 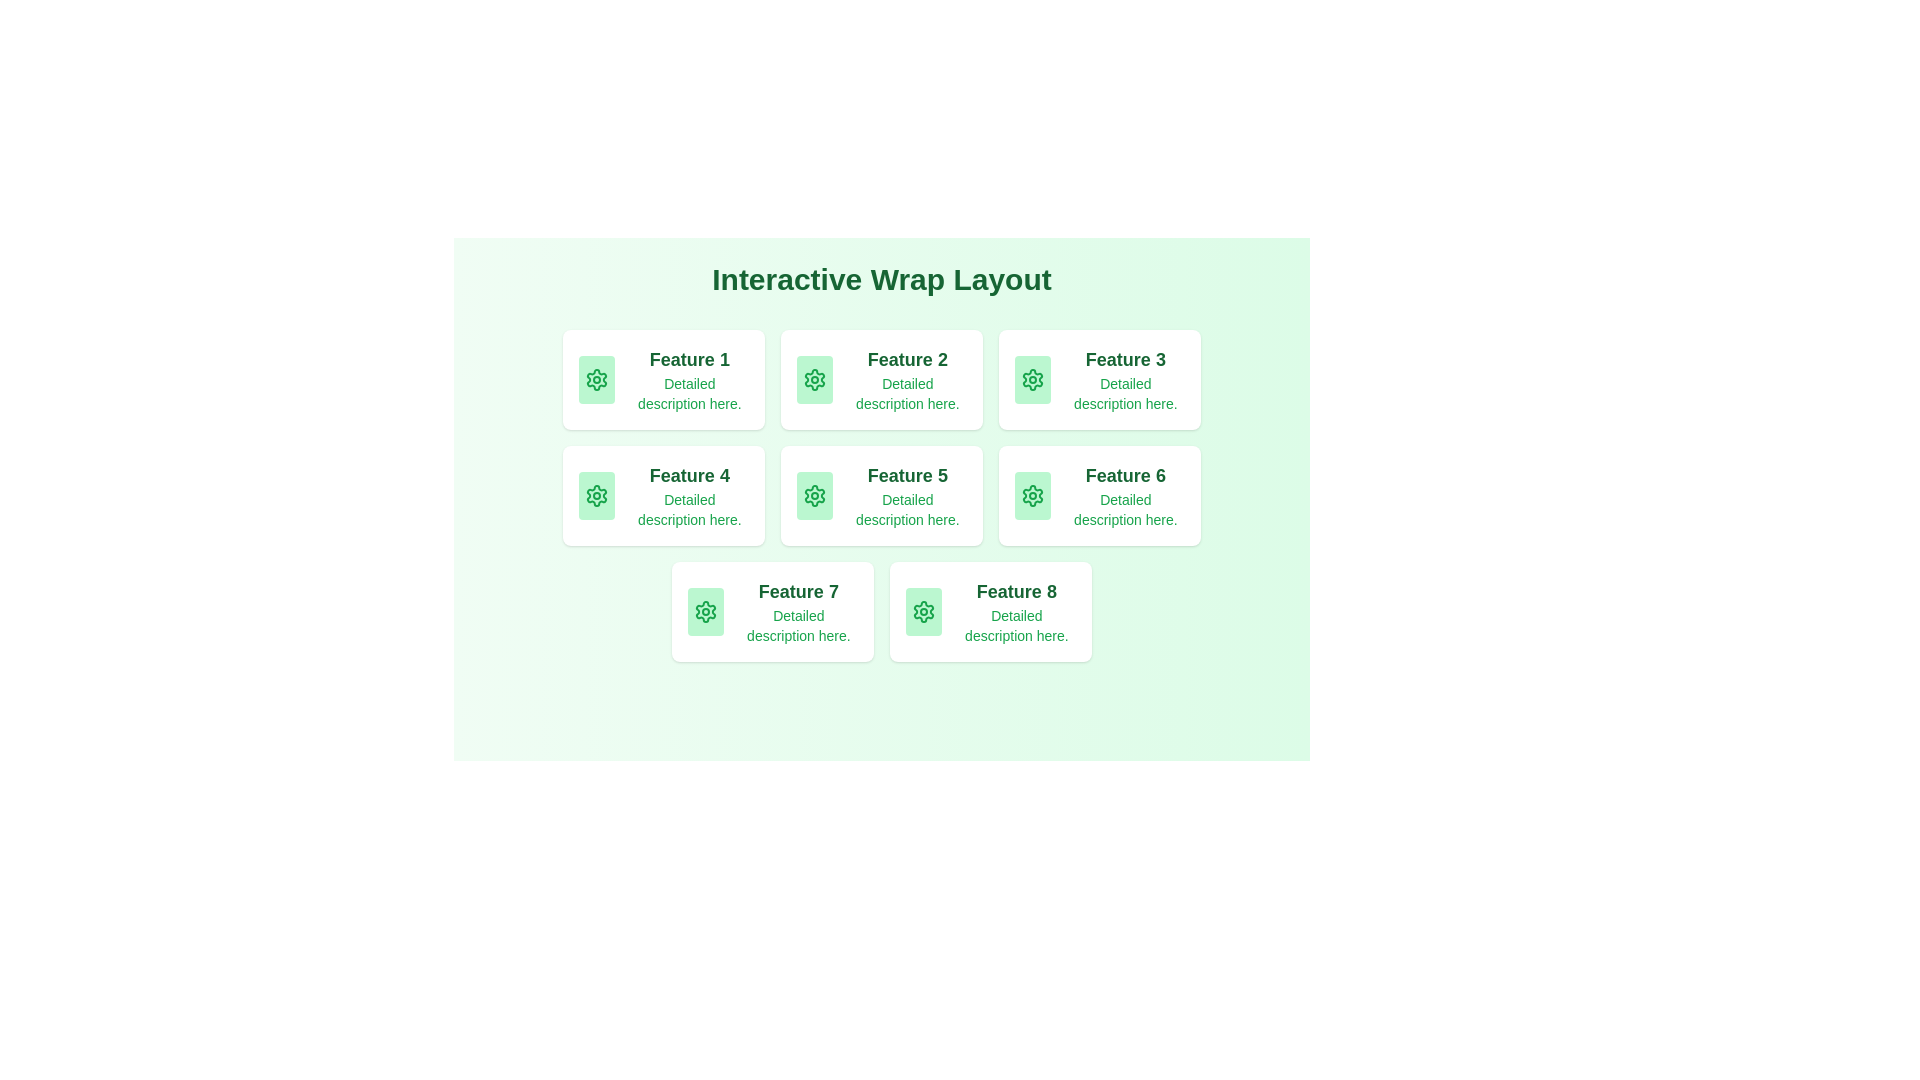 I want to click on the settings icon located in the top-left segment of the grid layout under 'Interactive Wrap Layout', aligned with 'Feature 1', so click(x=595, y=380).